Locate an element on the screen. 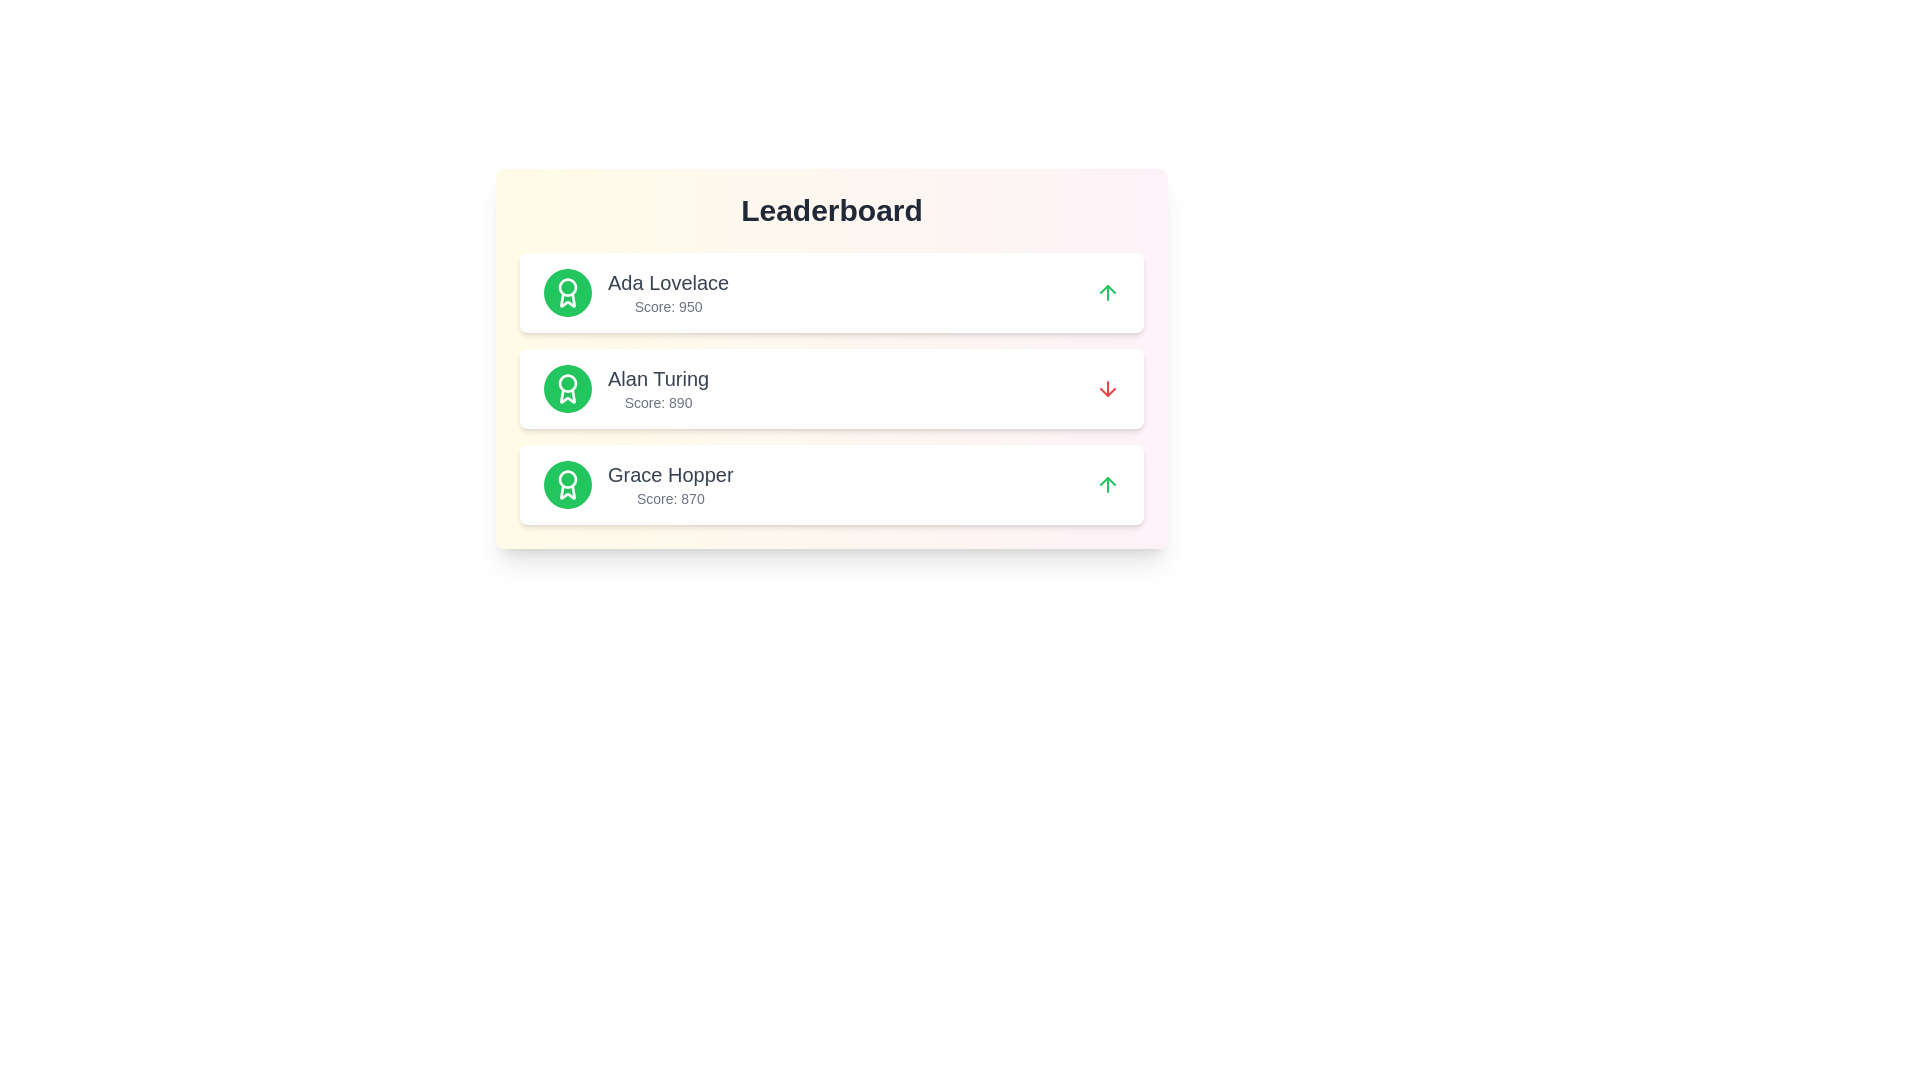  the leaderboard entry for Alan Turing is located at coordinates (831, 389).